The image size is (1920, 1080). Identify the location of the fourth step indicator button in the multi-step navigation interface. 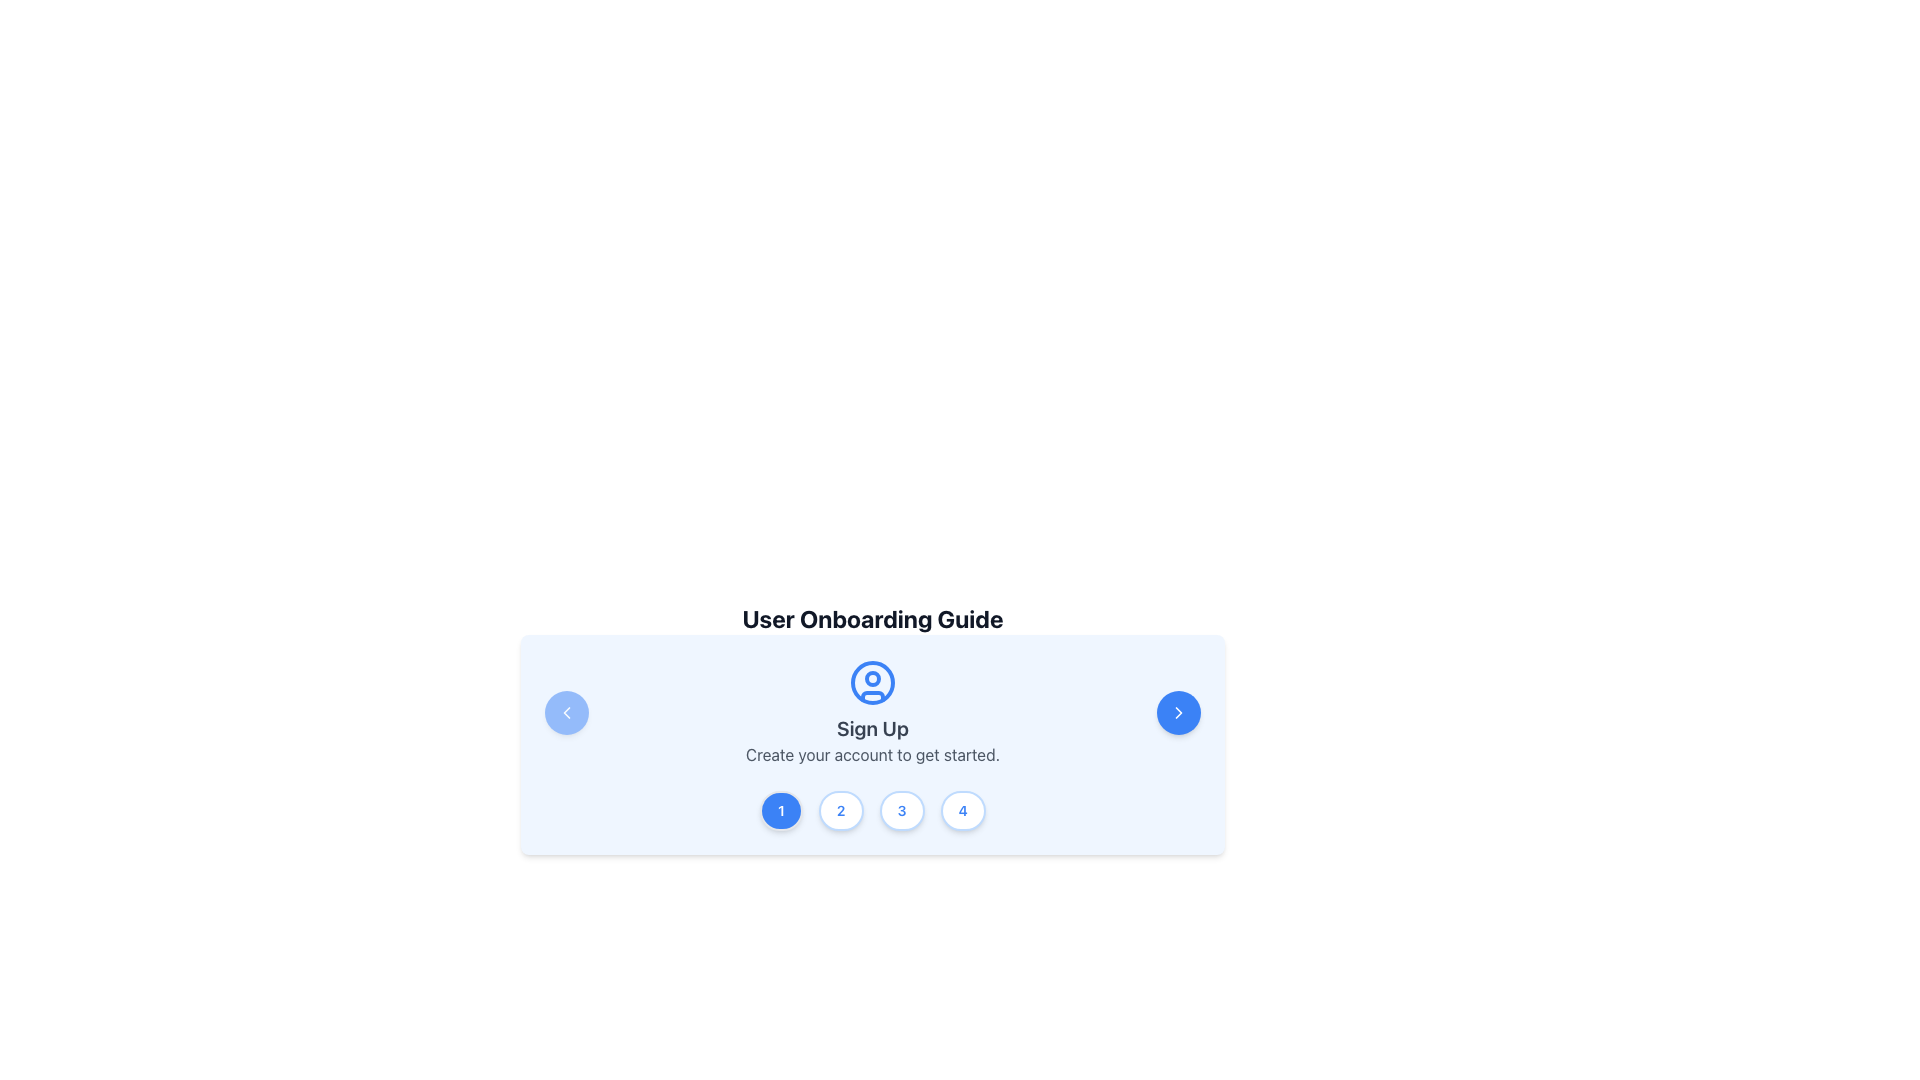
(963, 810).